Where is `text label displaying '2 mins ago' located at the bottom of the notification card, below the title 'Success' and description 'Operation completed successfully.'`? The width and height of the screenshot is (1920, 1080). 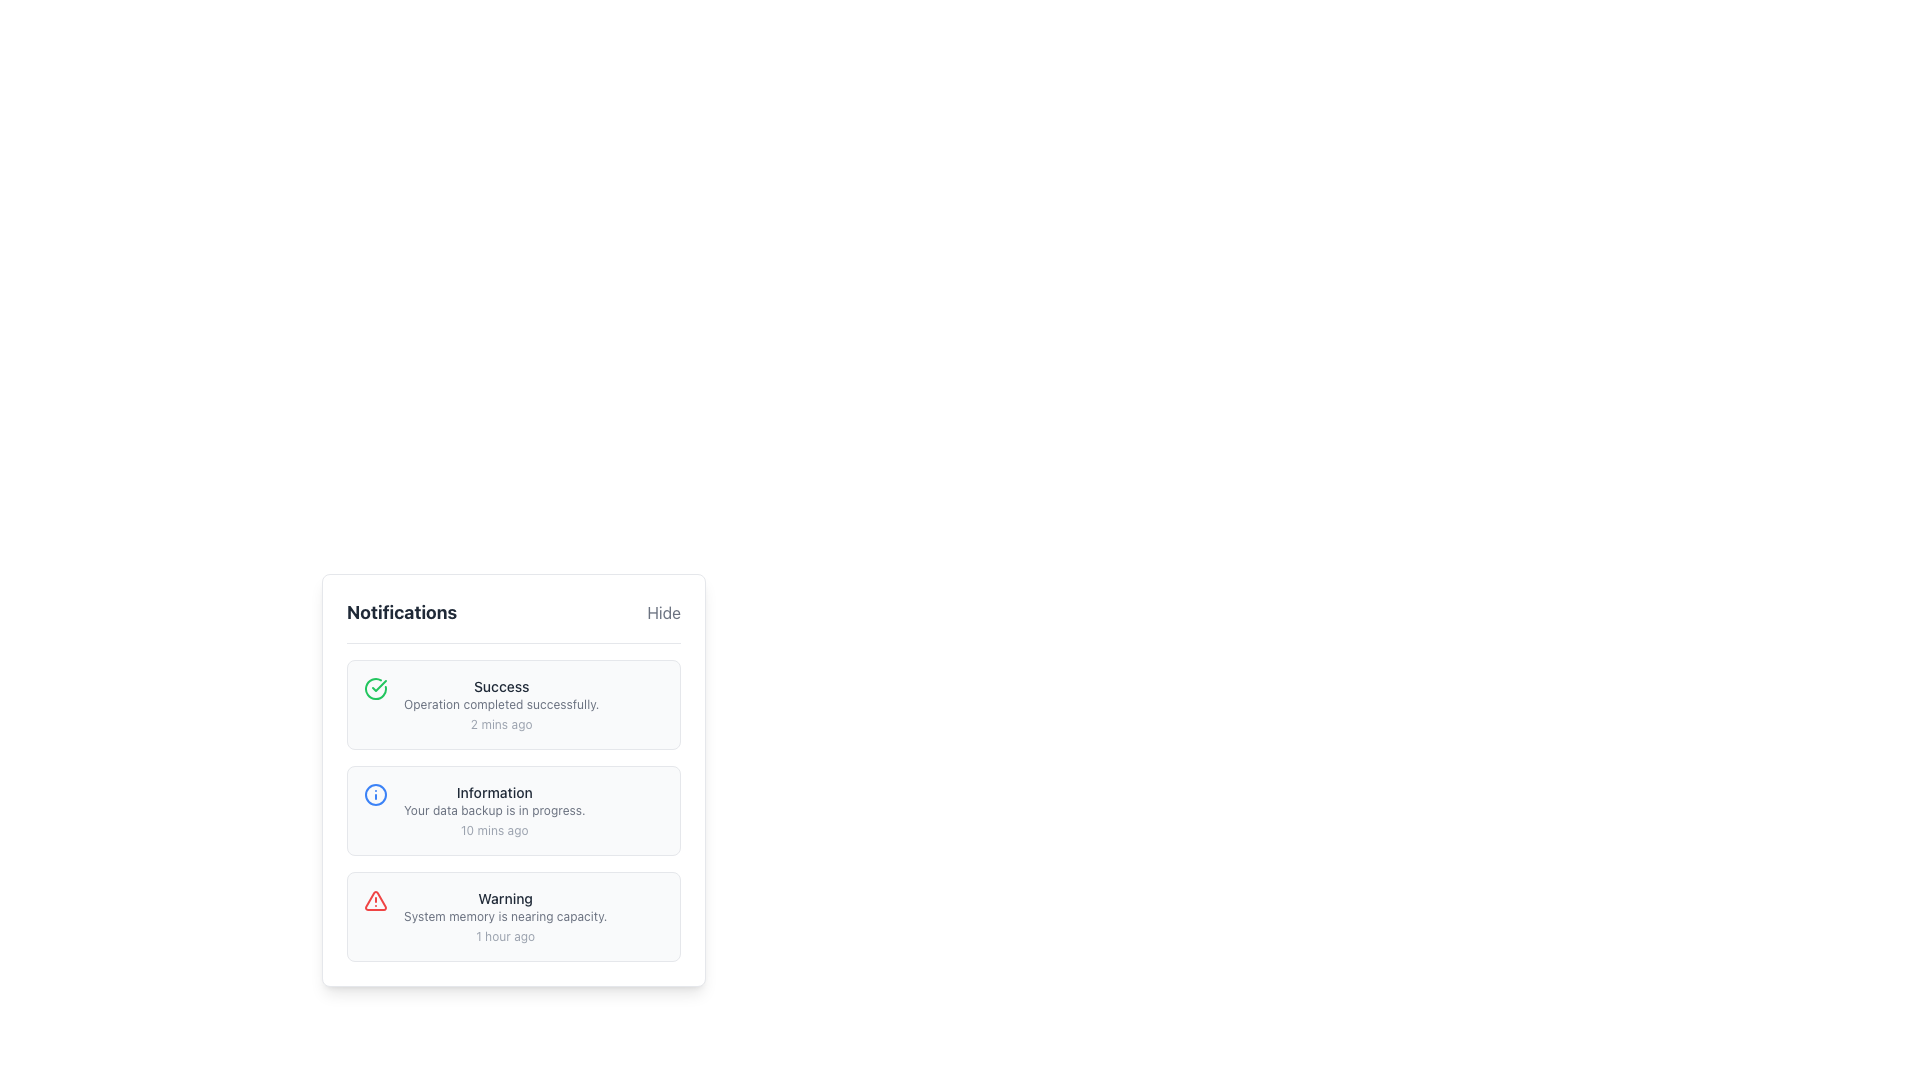 text label displaying '2 mins ago' located at the bottom of the notification card, below the title 'Success' and description 'Operation completed successfully.' is located at coordinates (501, 725).